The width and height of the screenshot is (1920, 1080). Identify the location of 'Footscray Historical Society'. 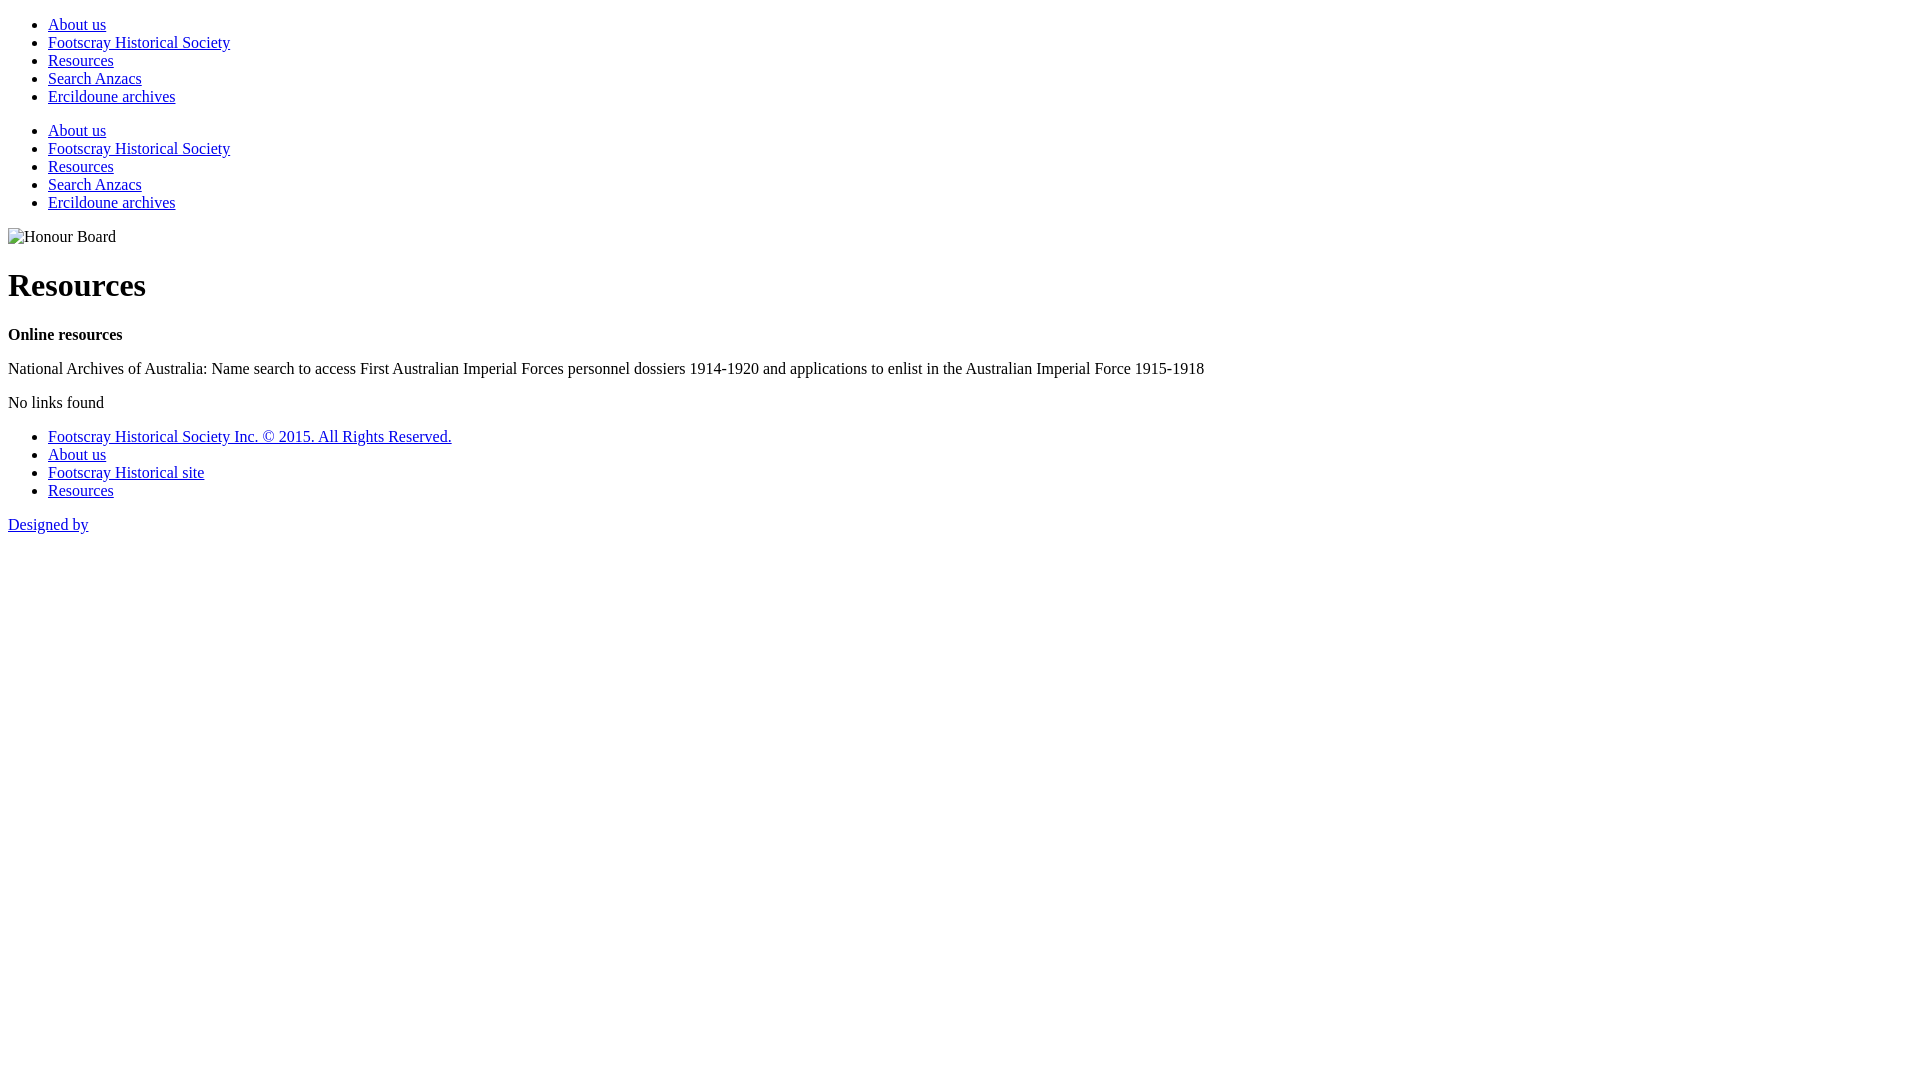
(138, 147).